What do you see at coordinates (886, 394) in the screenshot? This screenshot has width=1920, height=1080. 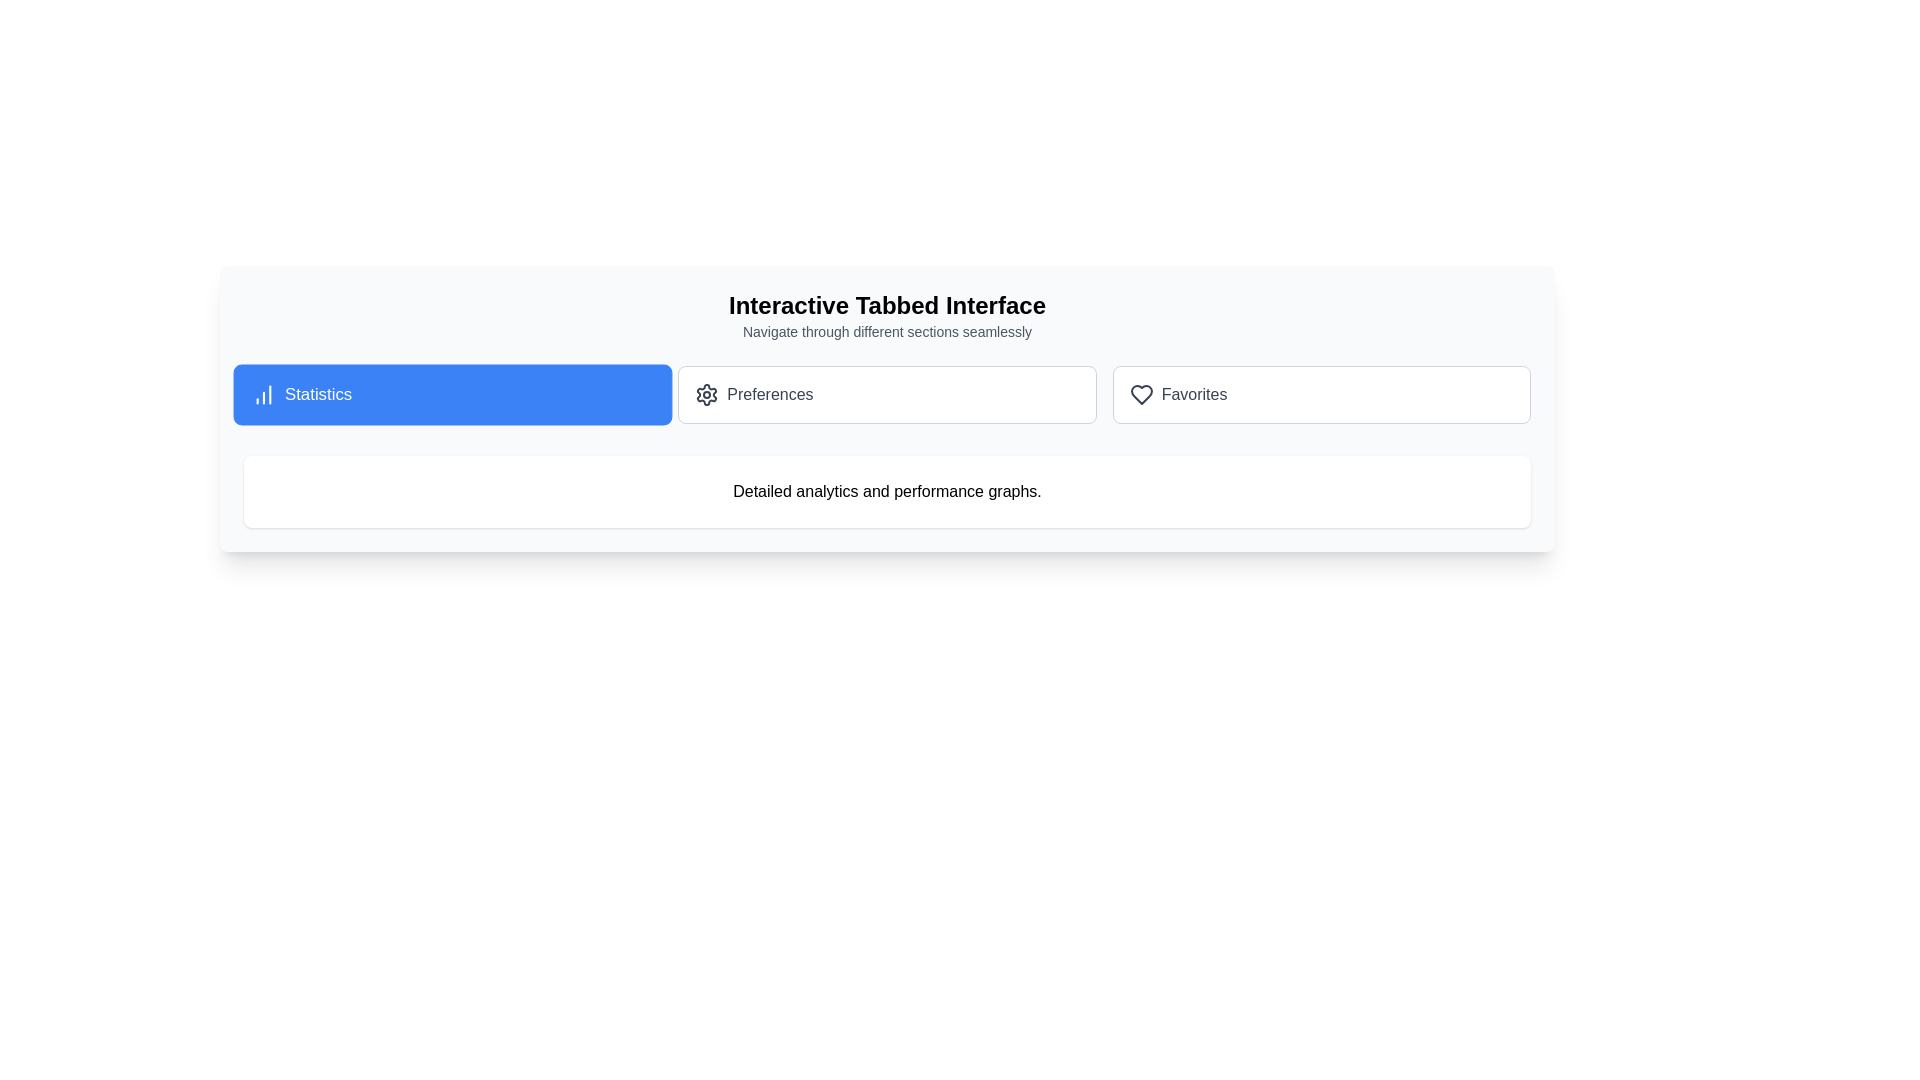 I see `the tab labeled Preferences to navigate to its content` at bounding box center [886, 394].